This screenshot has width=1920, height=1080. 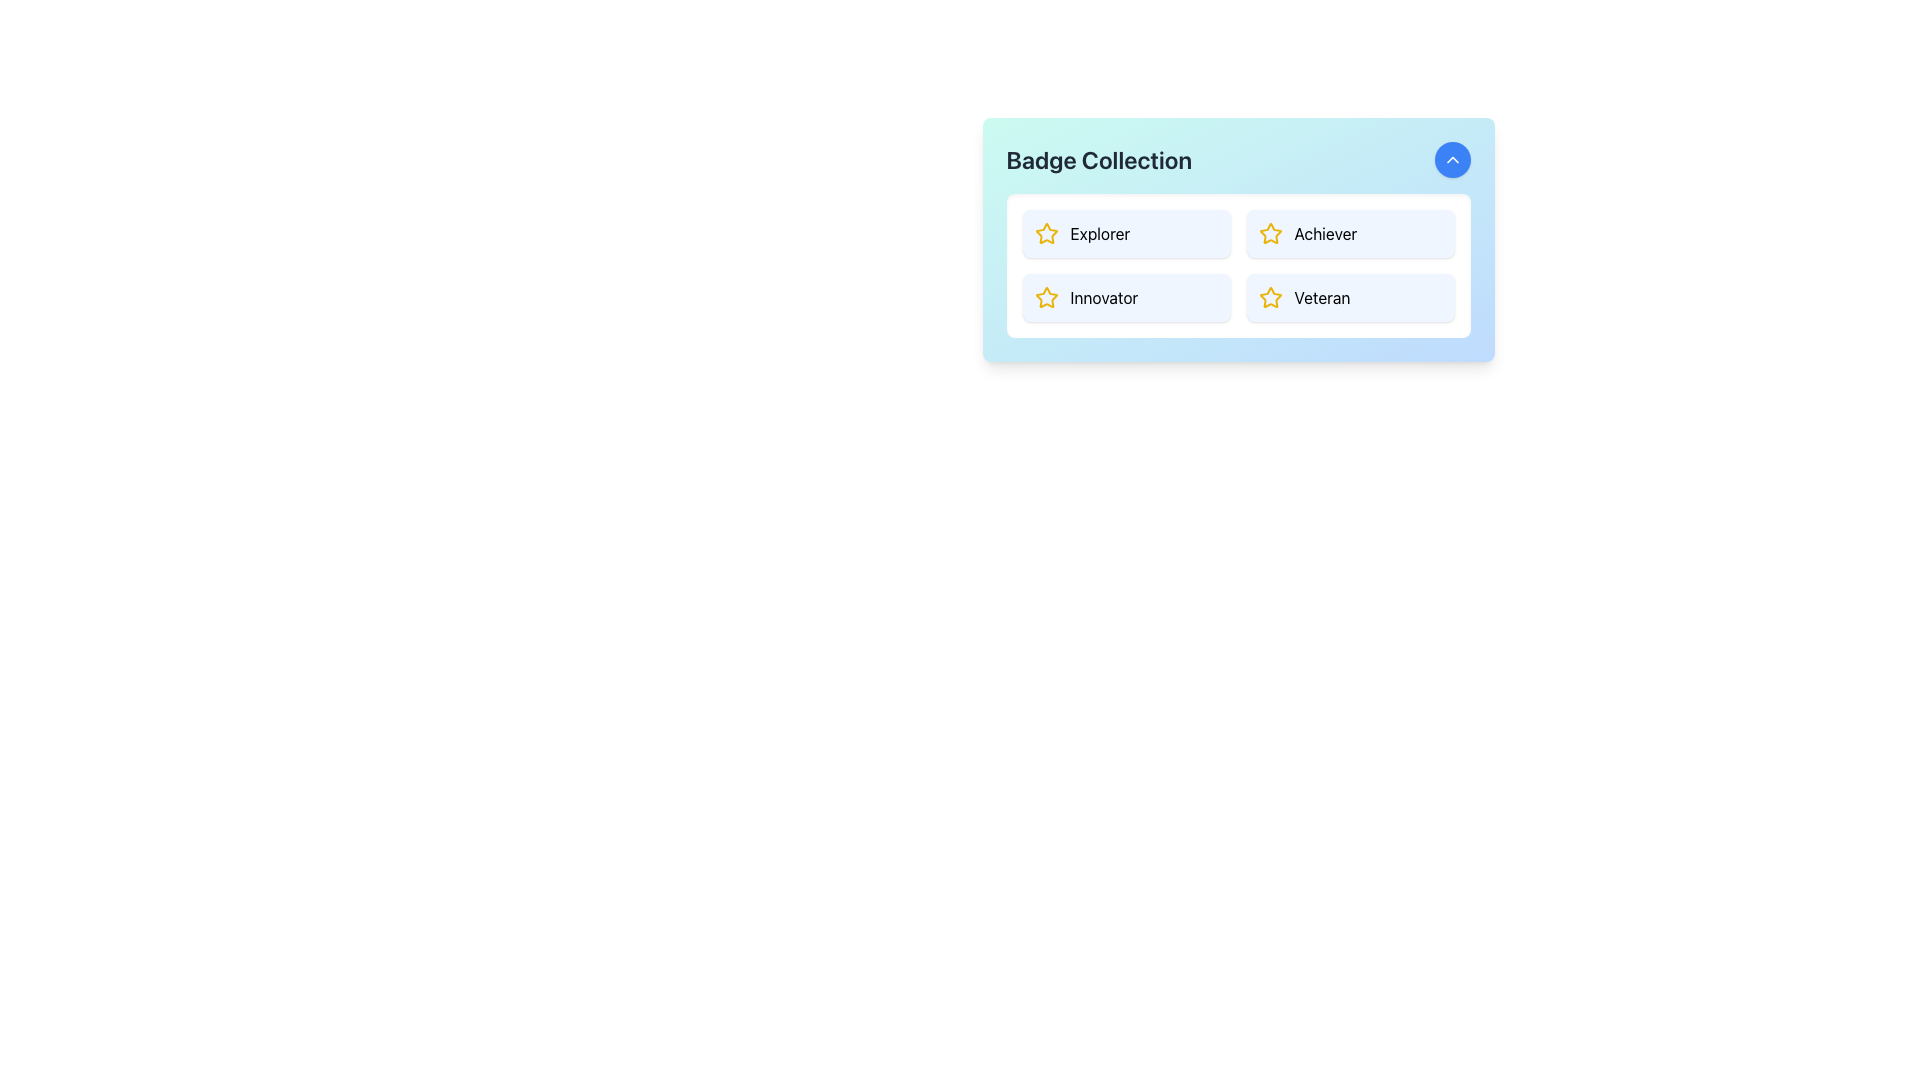 I want to click on the text label displaying 'Innovator', which is aligned with a star icon in the 'Badge Collection' section, so click(x=1103, y=297).